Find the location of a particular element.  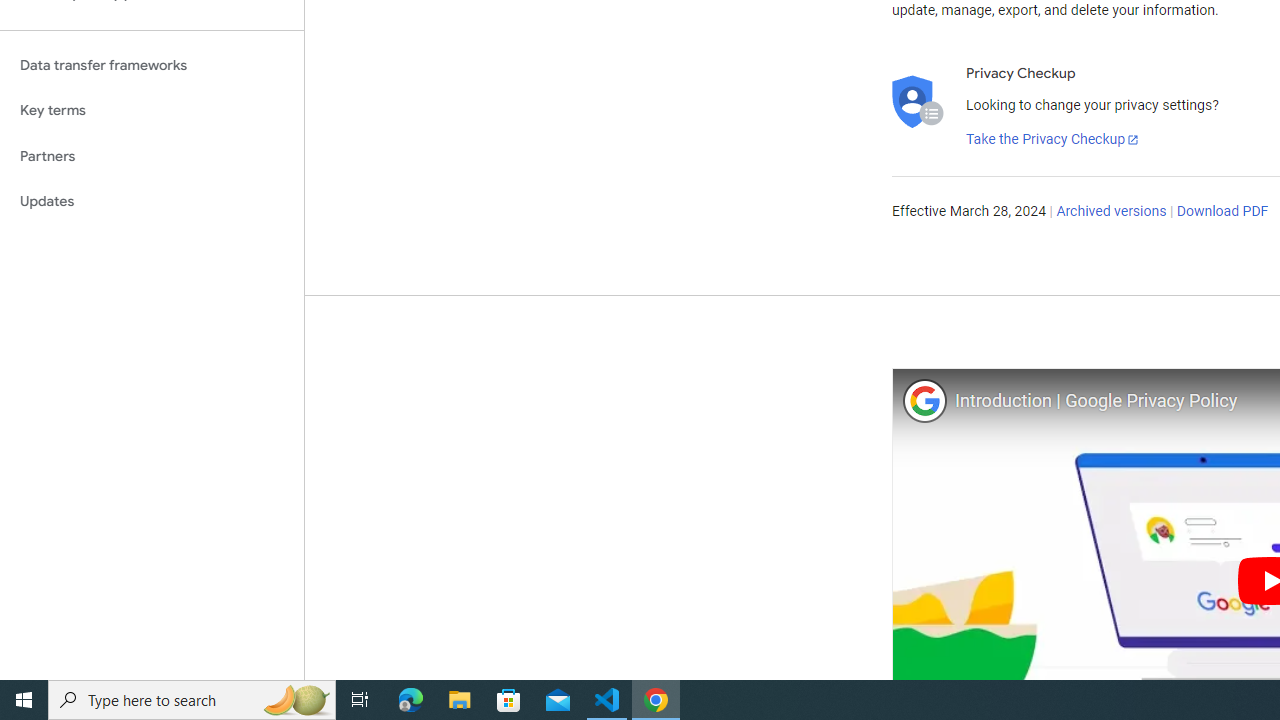

'Photo image of Google' is located at coordinates (923, 400).